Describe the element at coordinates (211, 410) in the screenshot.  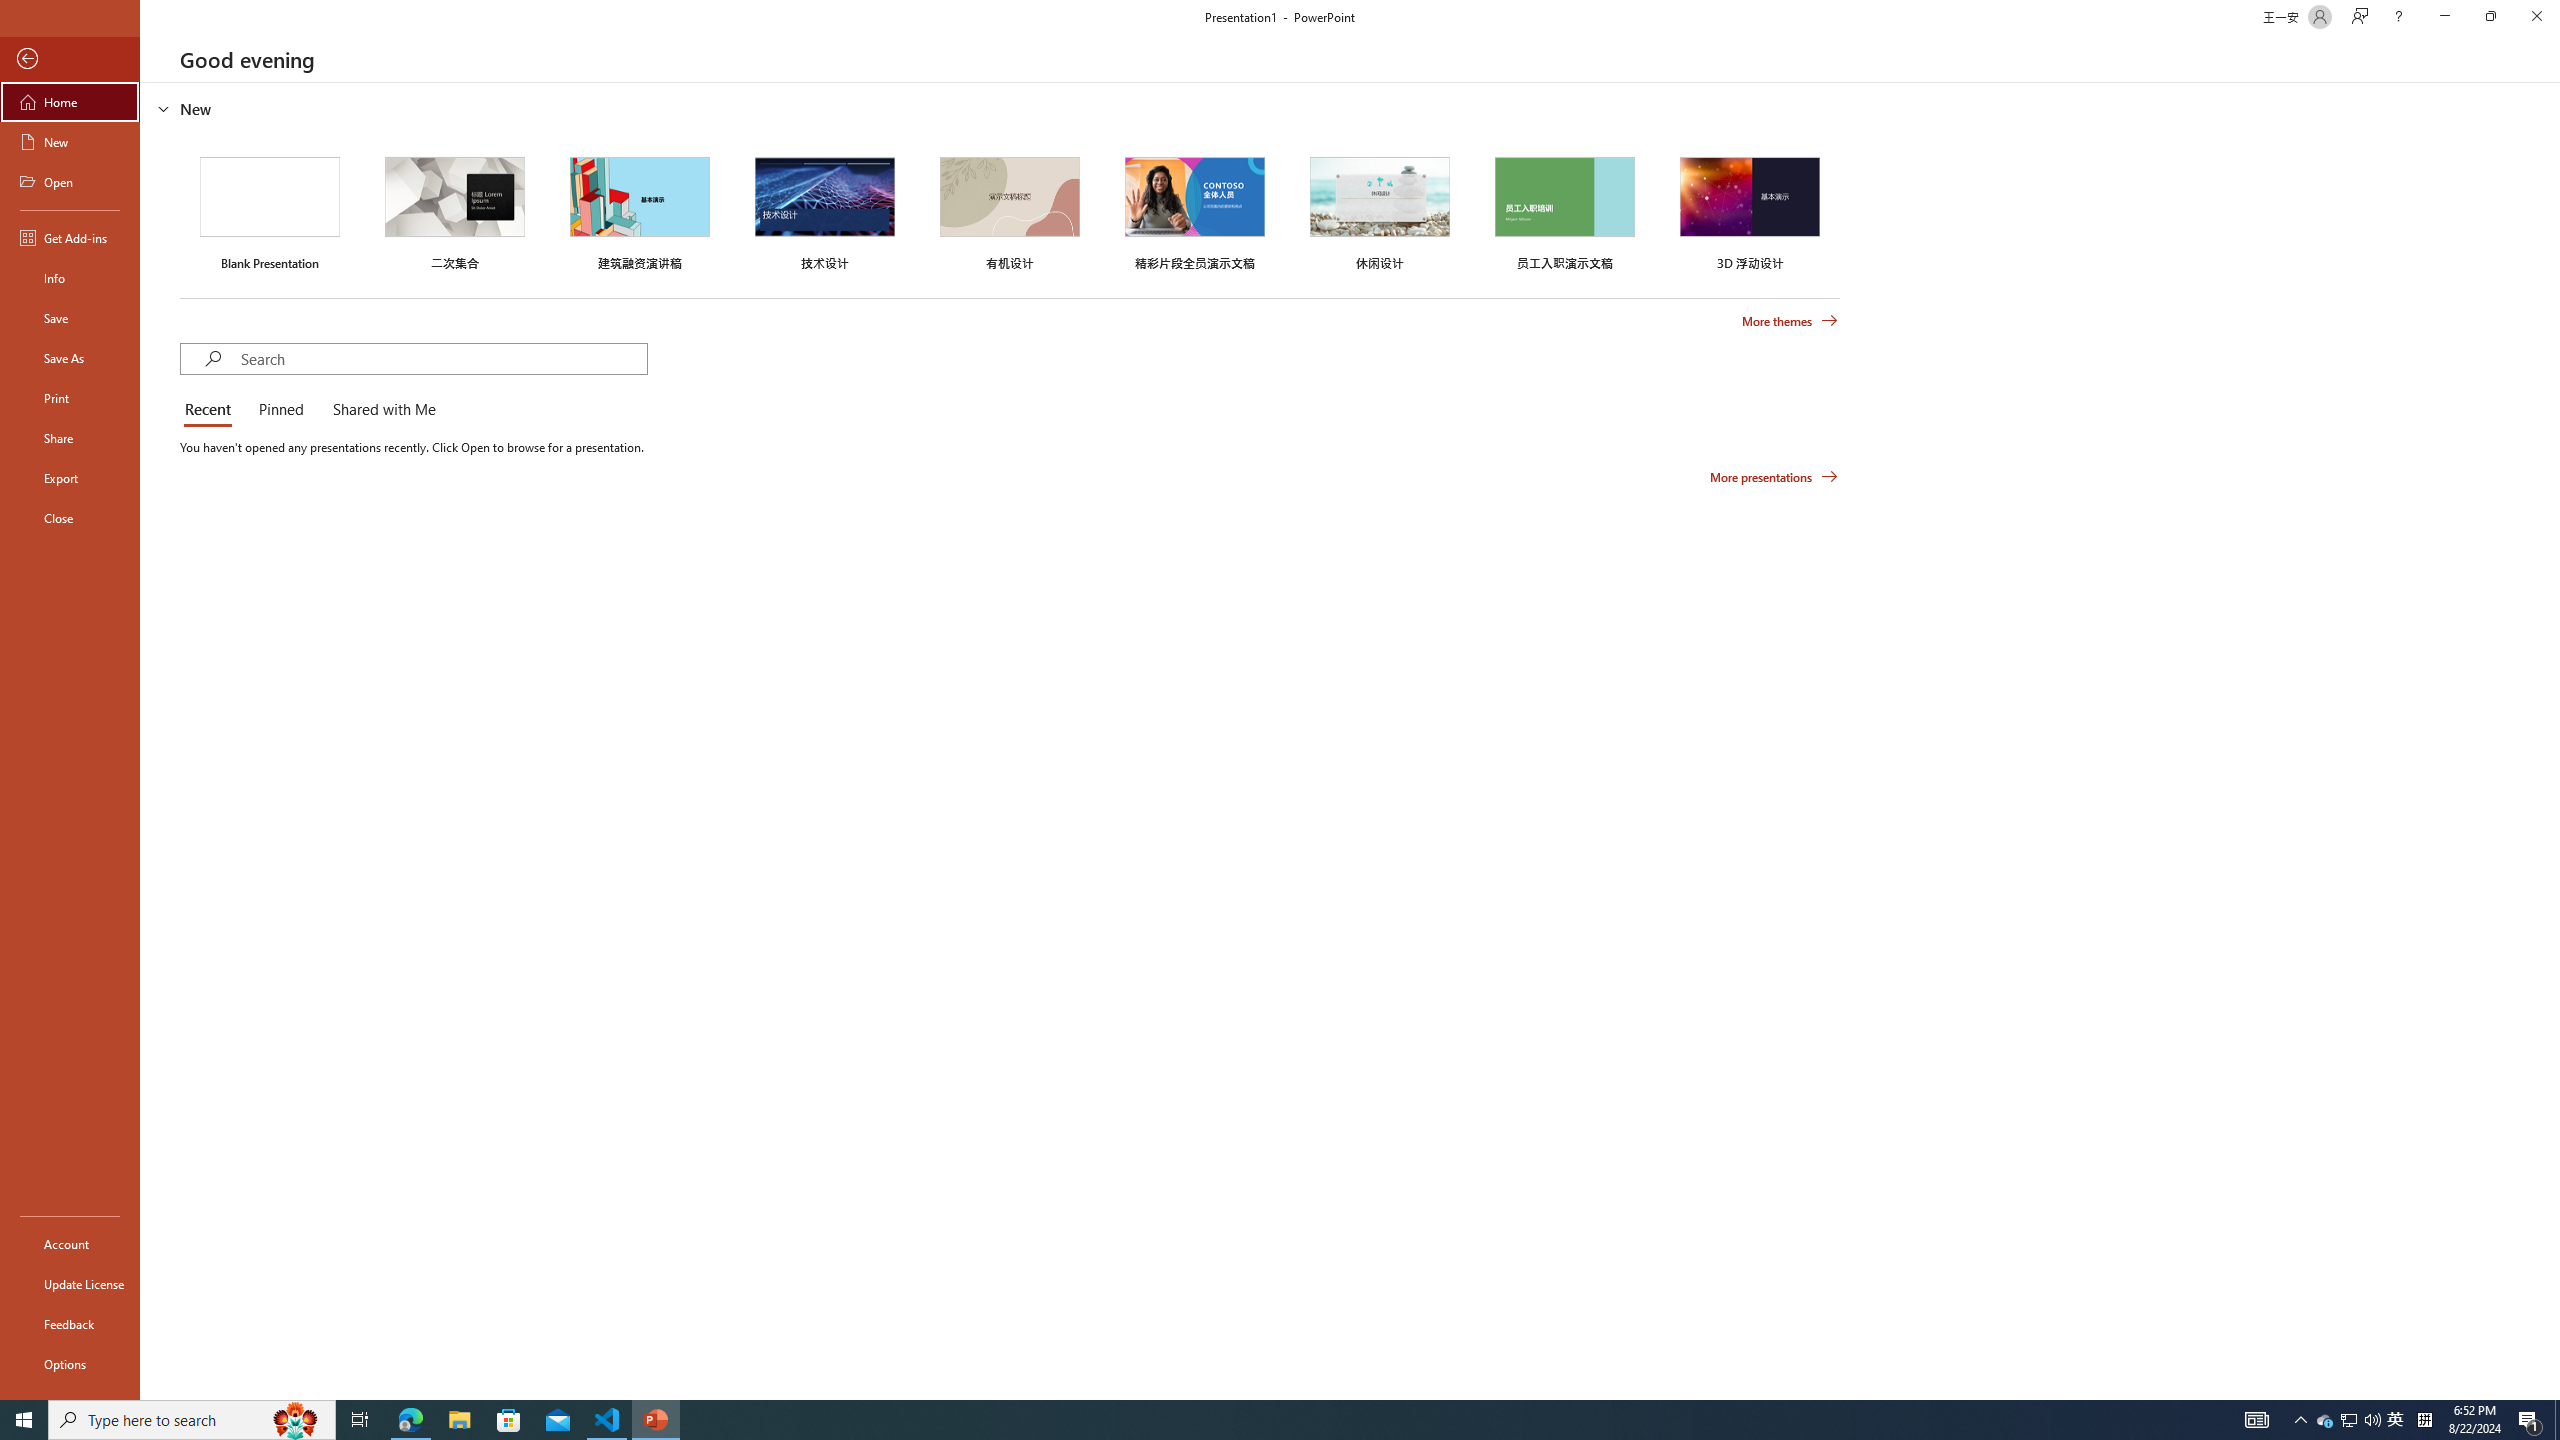
I see `'Recent'` at that location.